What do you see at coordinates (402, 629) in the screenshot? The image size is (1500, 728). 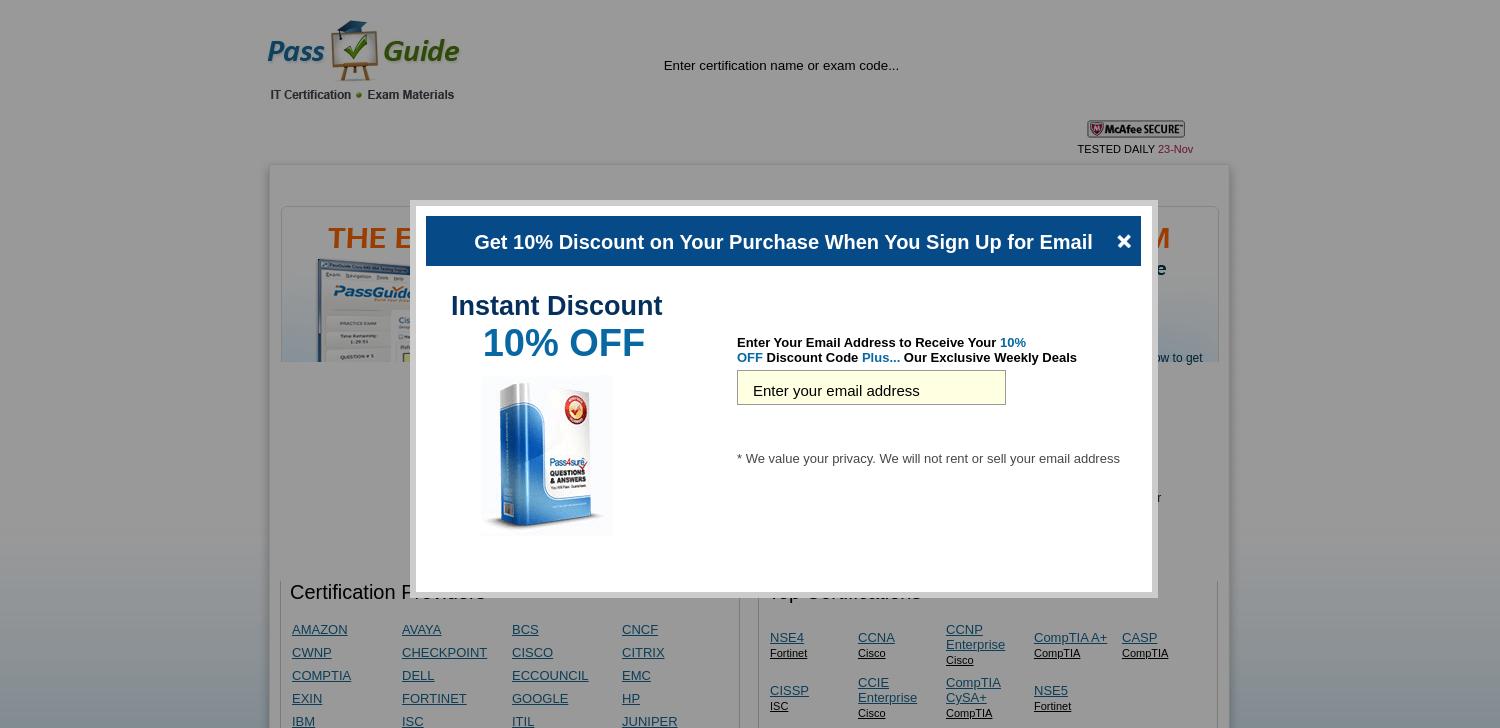 I see `'AVAYA'` at bounding box center [402, 629].